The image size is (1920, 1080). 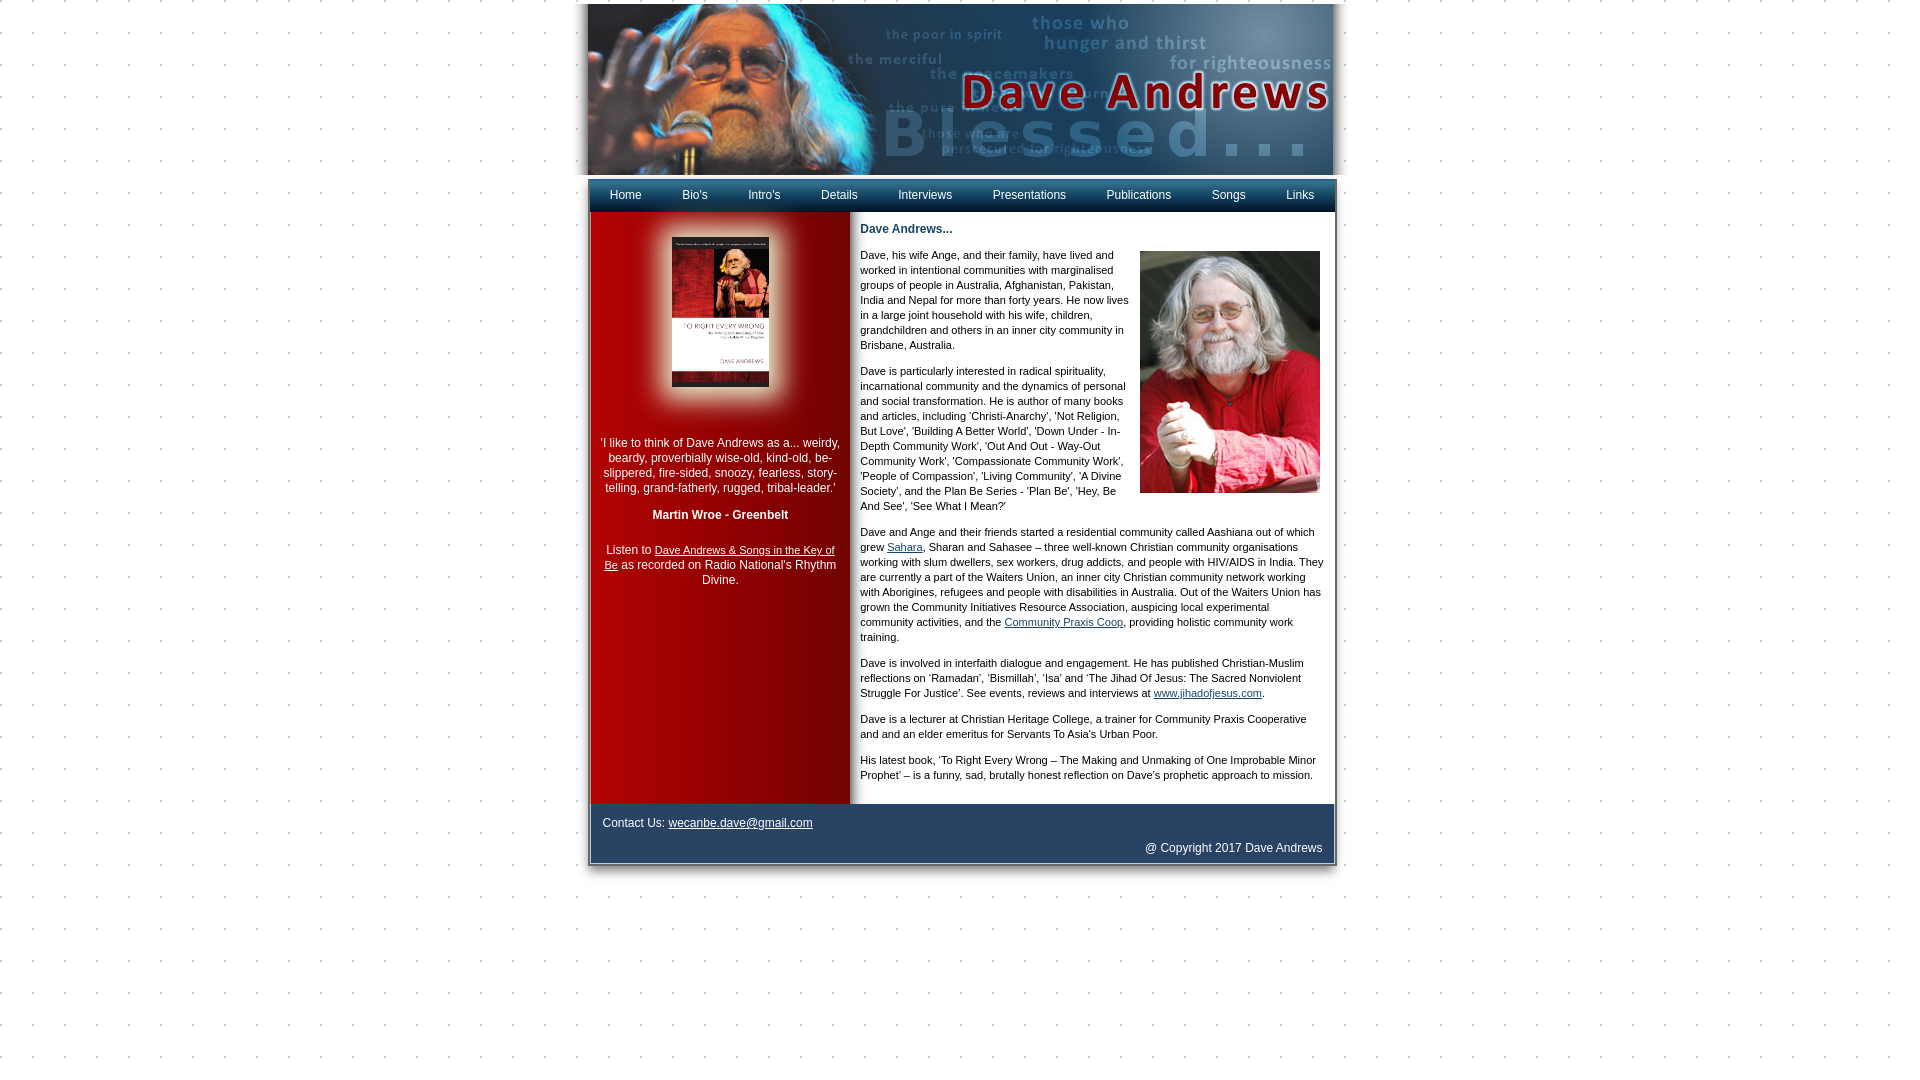 I want to click on 'Home', so click(x=608, y=195).